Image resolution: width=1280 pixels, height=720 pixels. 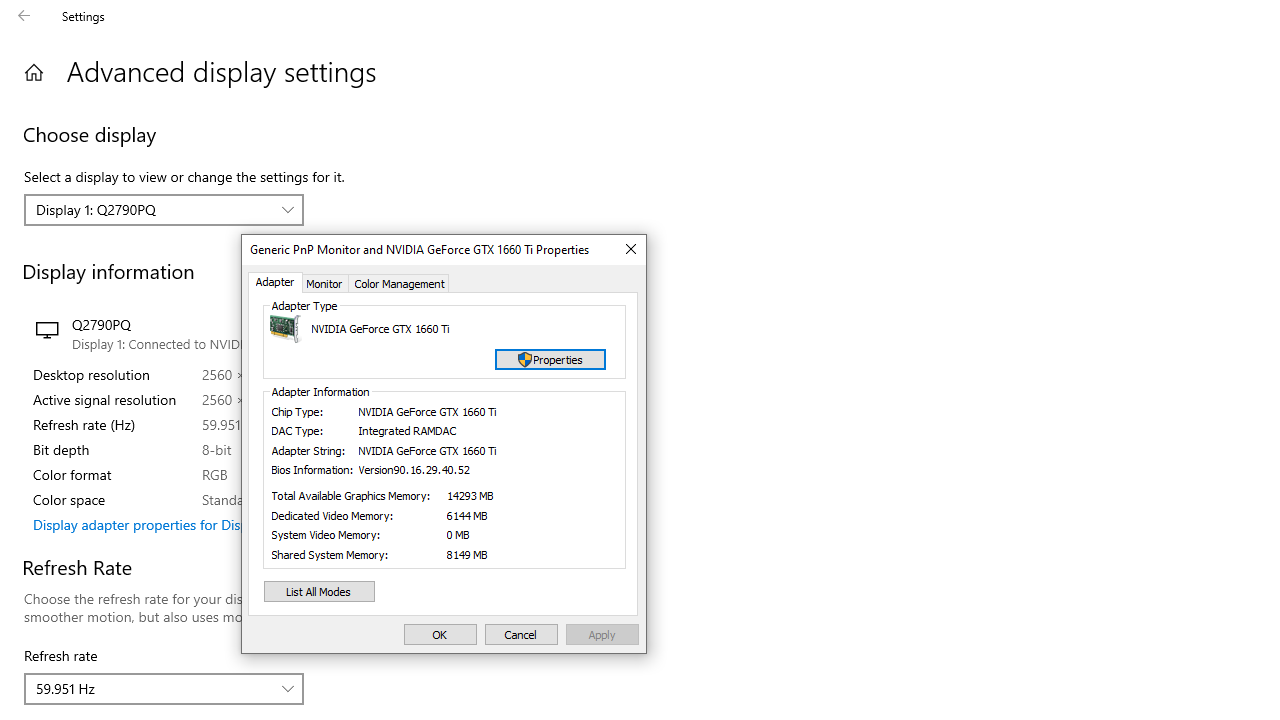 I want to click on 'Properties', so click(x=550, y=358).